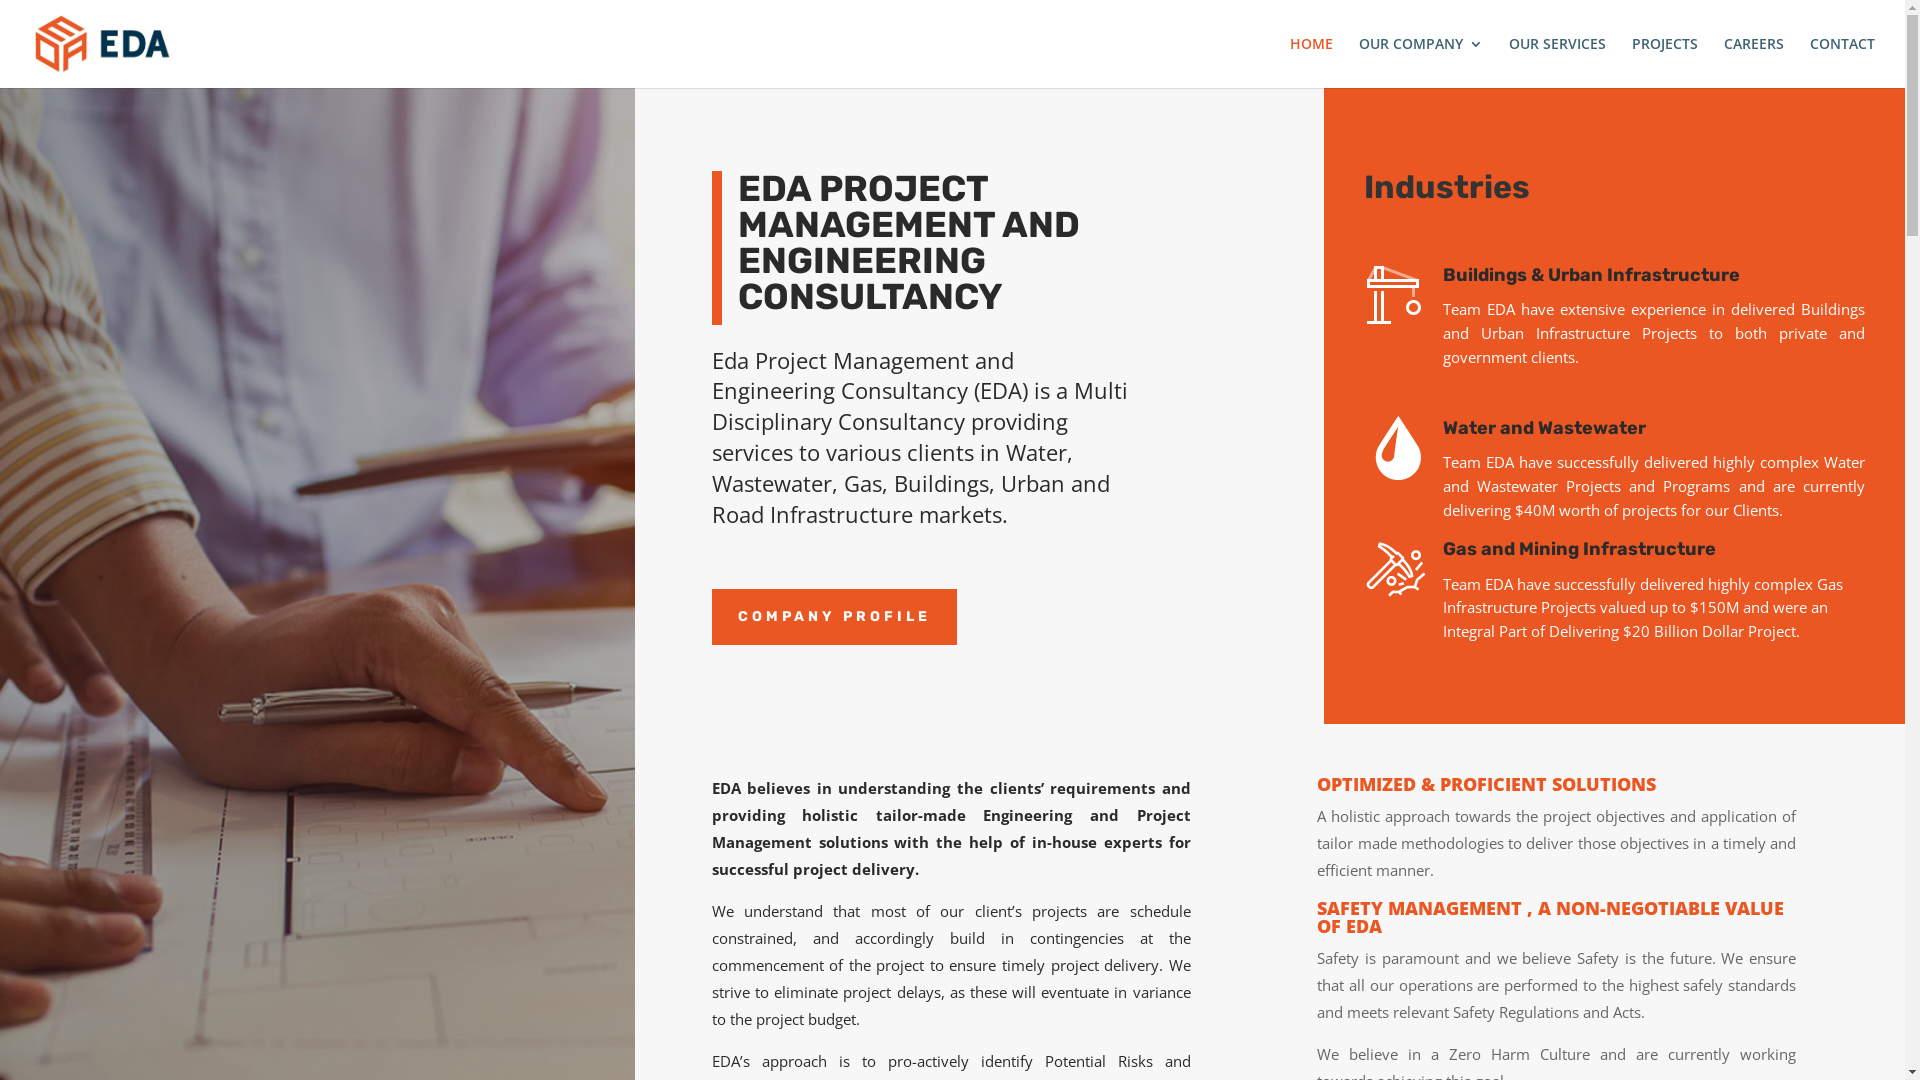 The width and height of the screenshot is (1920, 1080). What do you see at coordinates (1665, 61) in the screenshot?
I see `'PROJECTS'` at bounding box center [1665, 61].